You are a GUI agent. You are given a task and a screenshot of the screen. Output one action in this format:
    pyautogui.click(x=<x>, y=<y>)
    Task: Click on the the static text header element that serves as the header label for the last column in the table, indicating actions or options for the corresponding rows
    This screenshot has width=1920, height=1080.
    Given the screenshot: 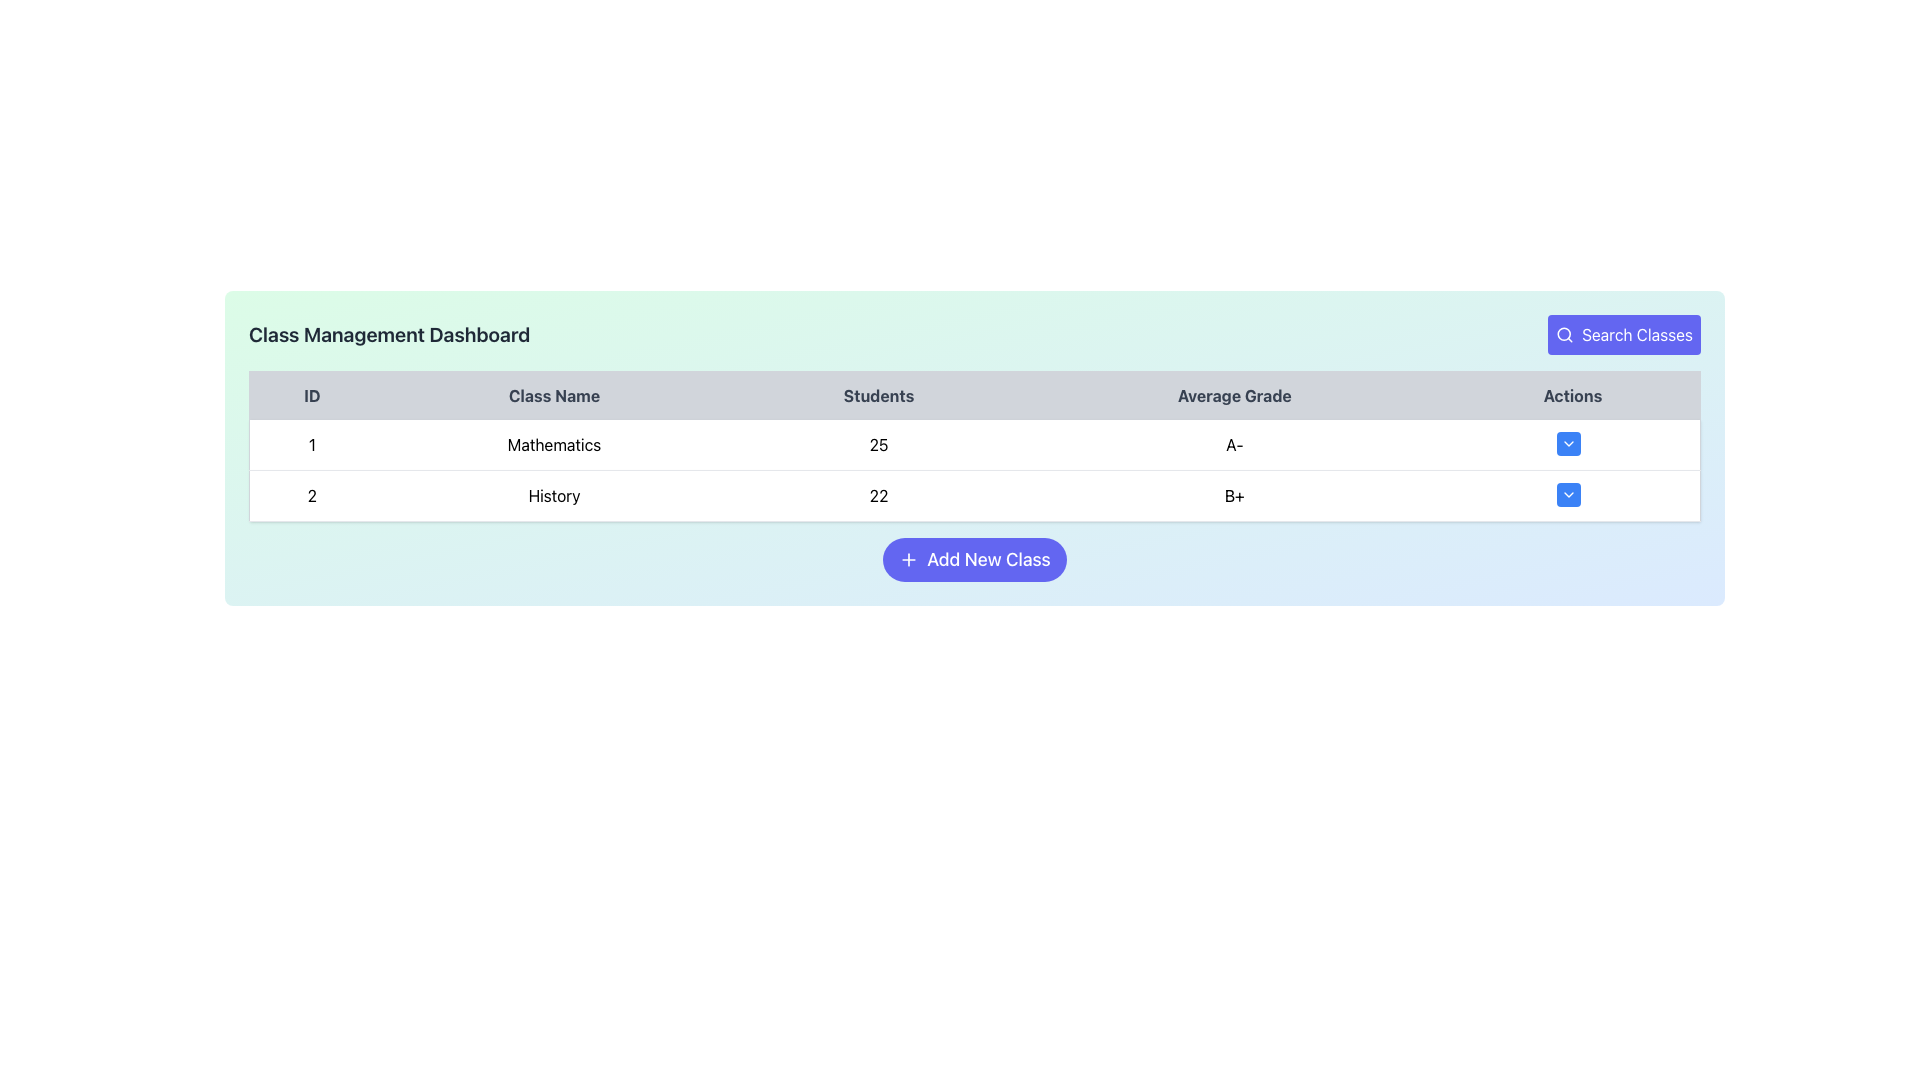 What is the action you would take?
    pyautogui.click(x=1572, y=395)
    